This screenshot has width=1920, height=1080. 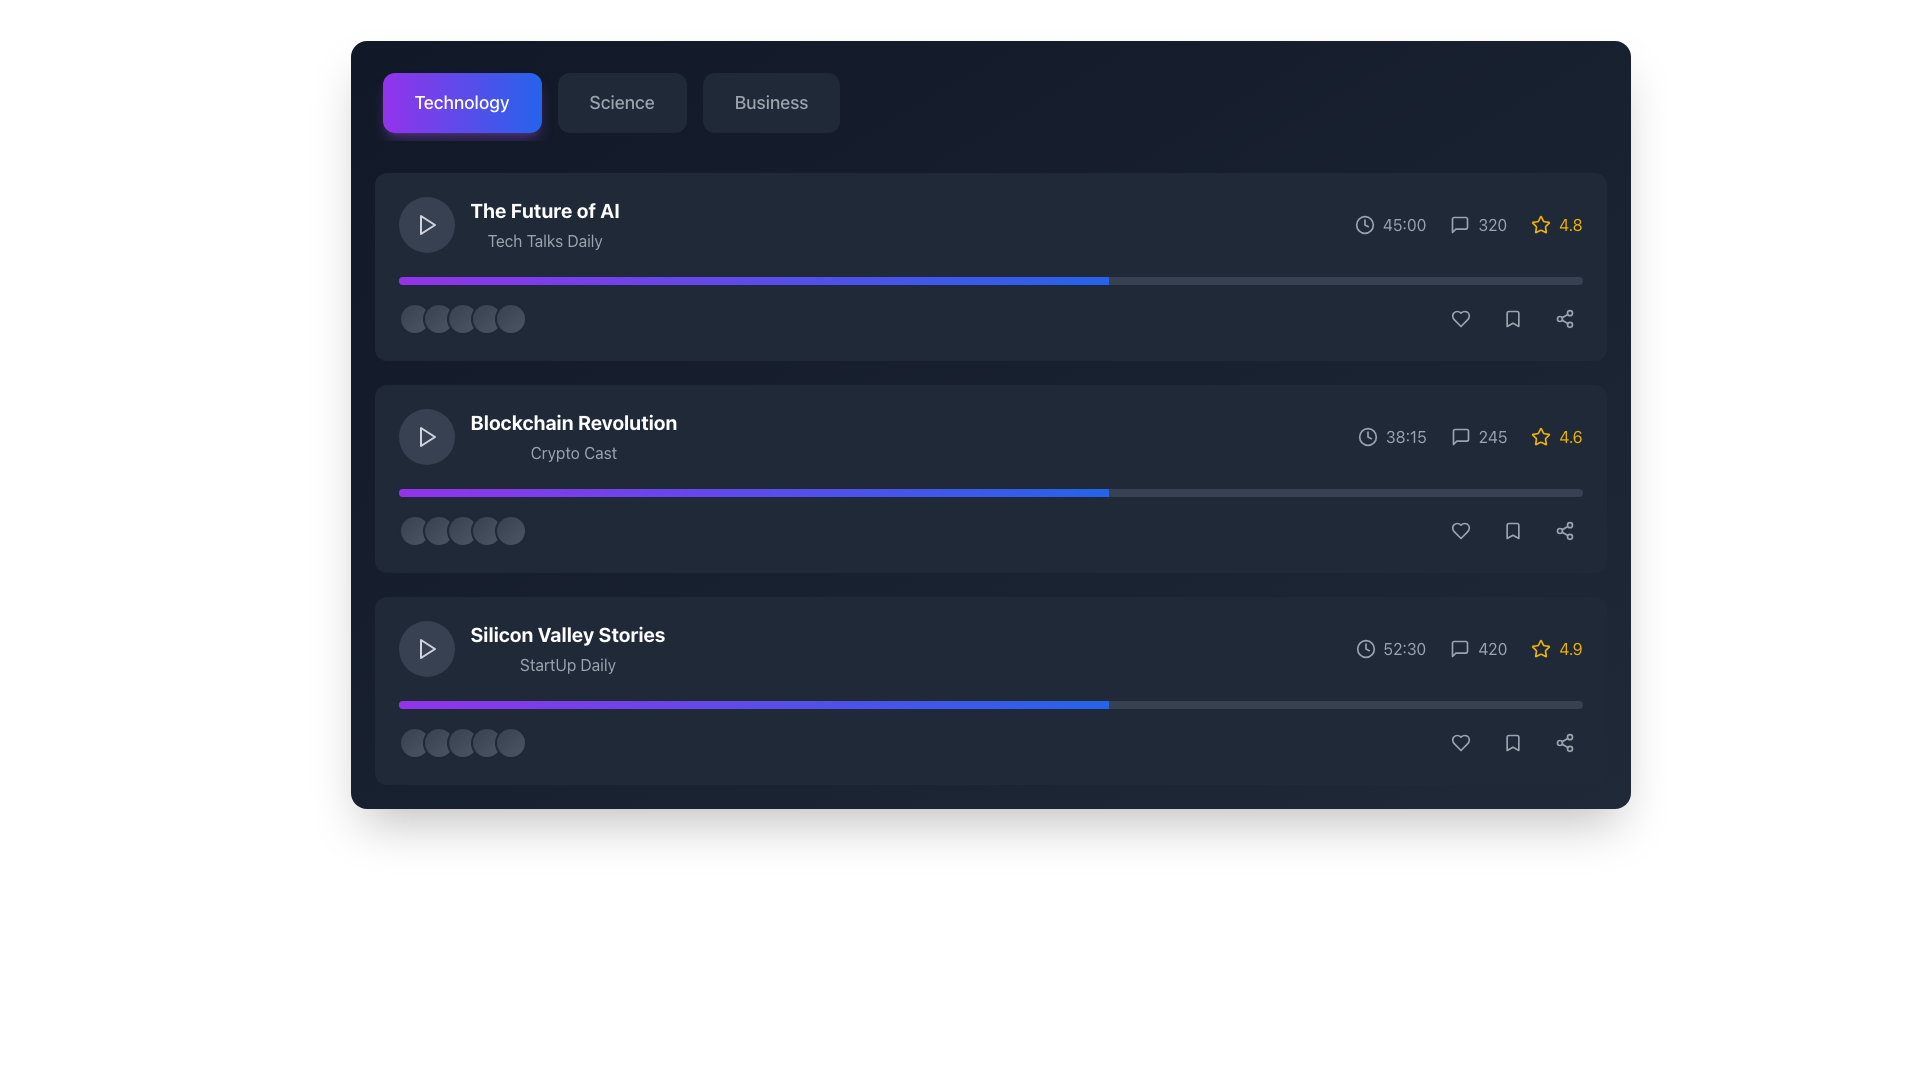 What do you see at coordinates (425, 435) in the screenshot?
I see `the play button for the podcast episode titled 'Blockchain Revolution'` at bounding box center [425, 435].